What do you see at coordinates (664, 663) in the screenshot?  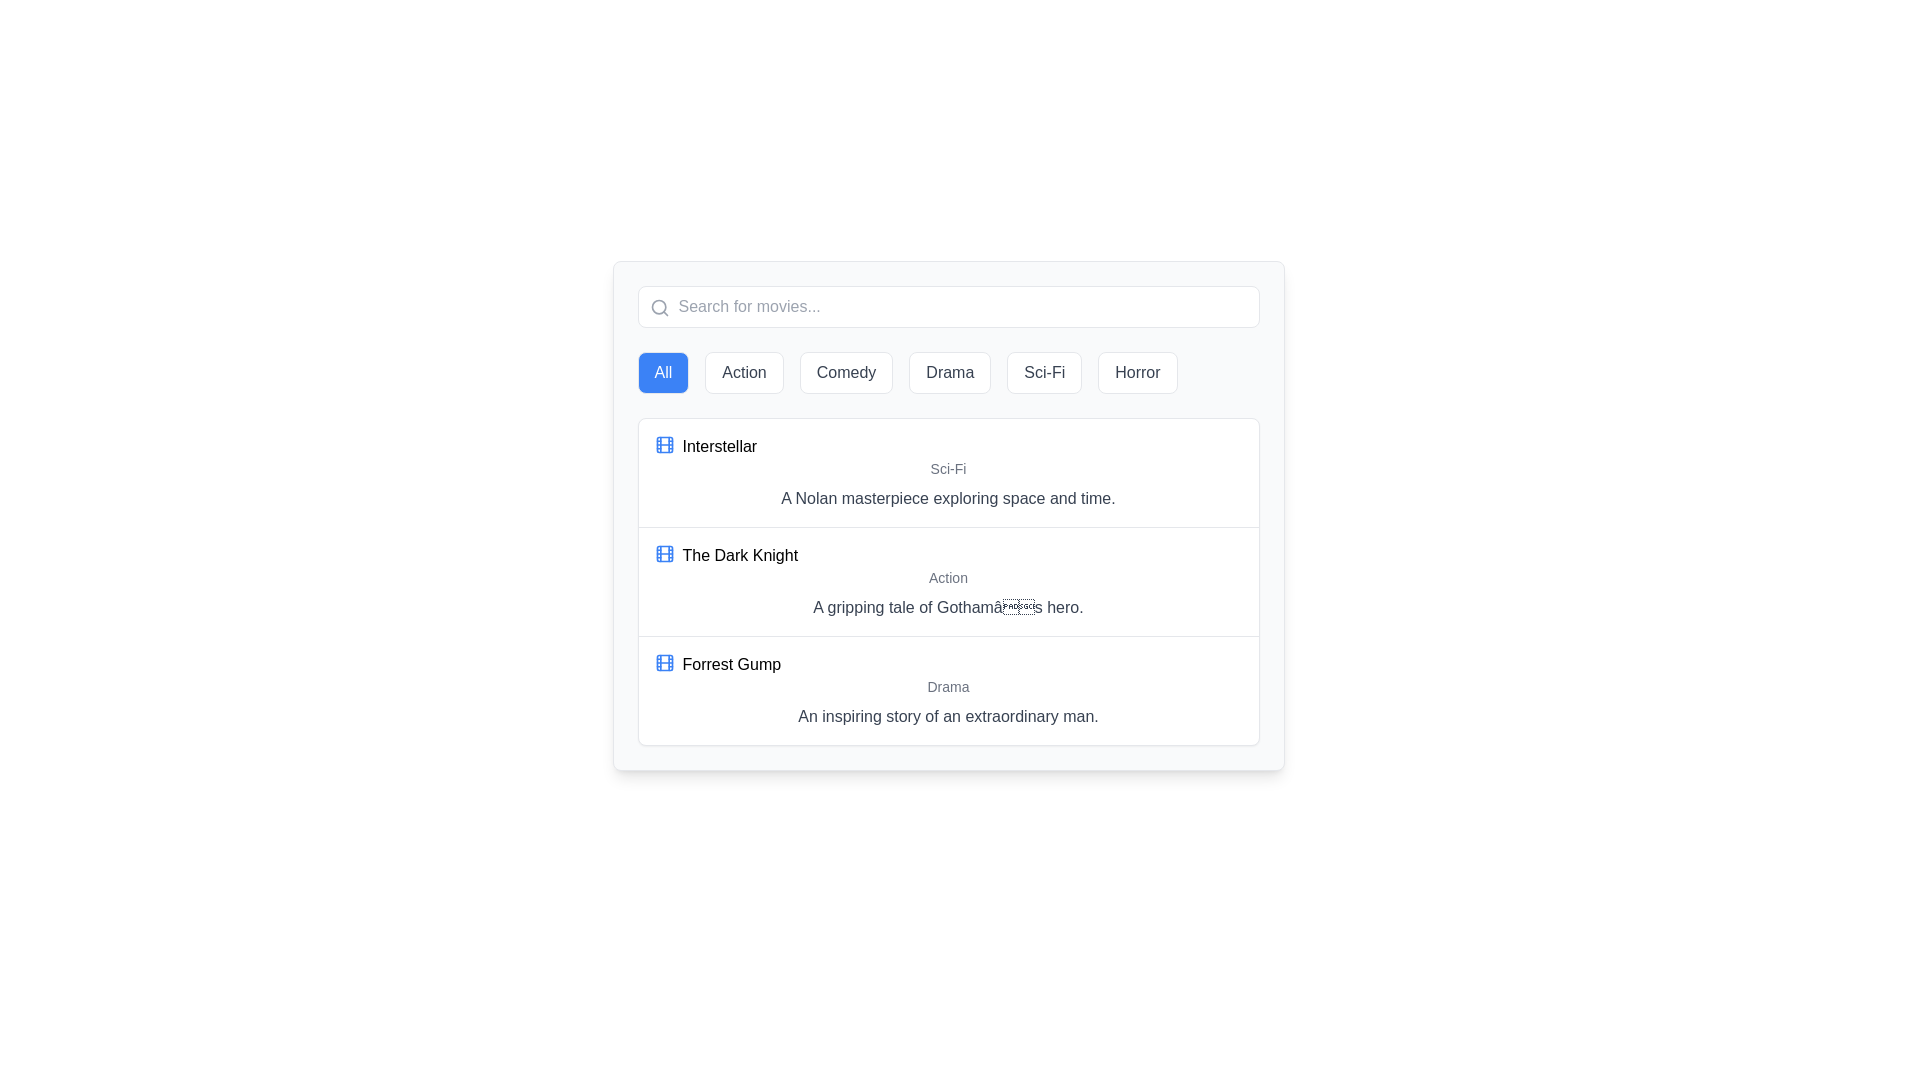 I see `the movie icon representing 'Forrest Gump'` at bounding box center [664, 663].